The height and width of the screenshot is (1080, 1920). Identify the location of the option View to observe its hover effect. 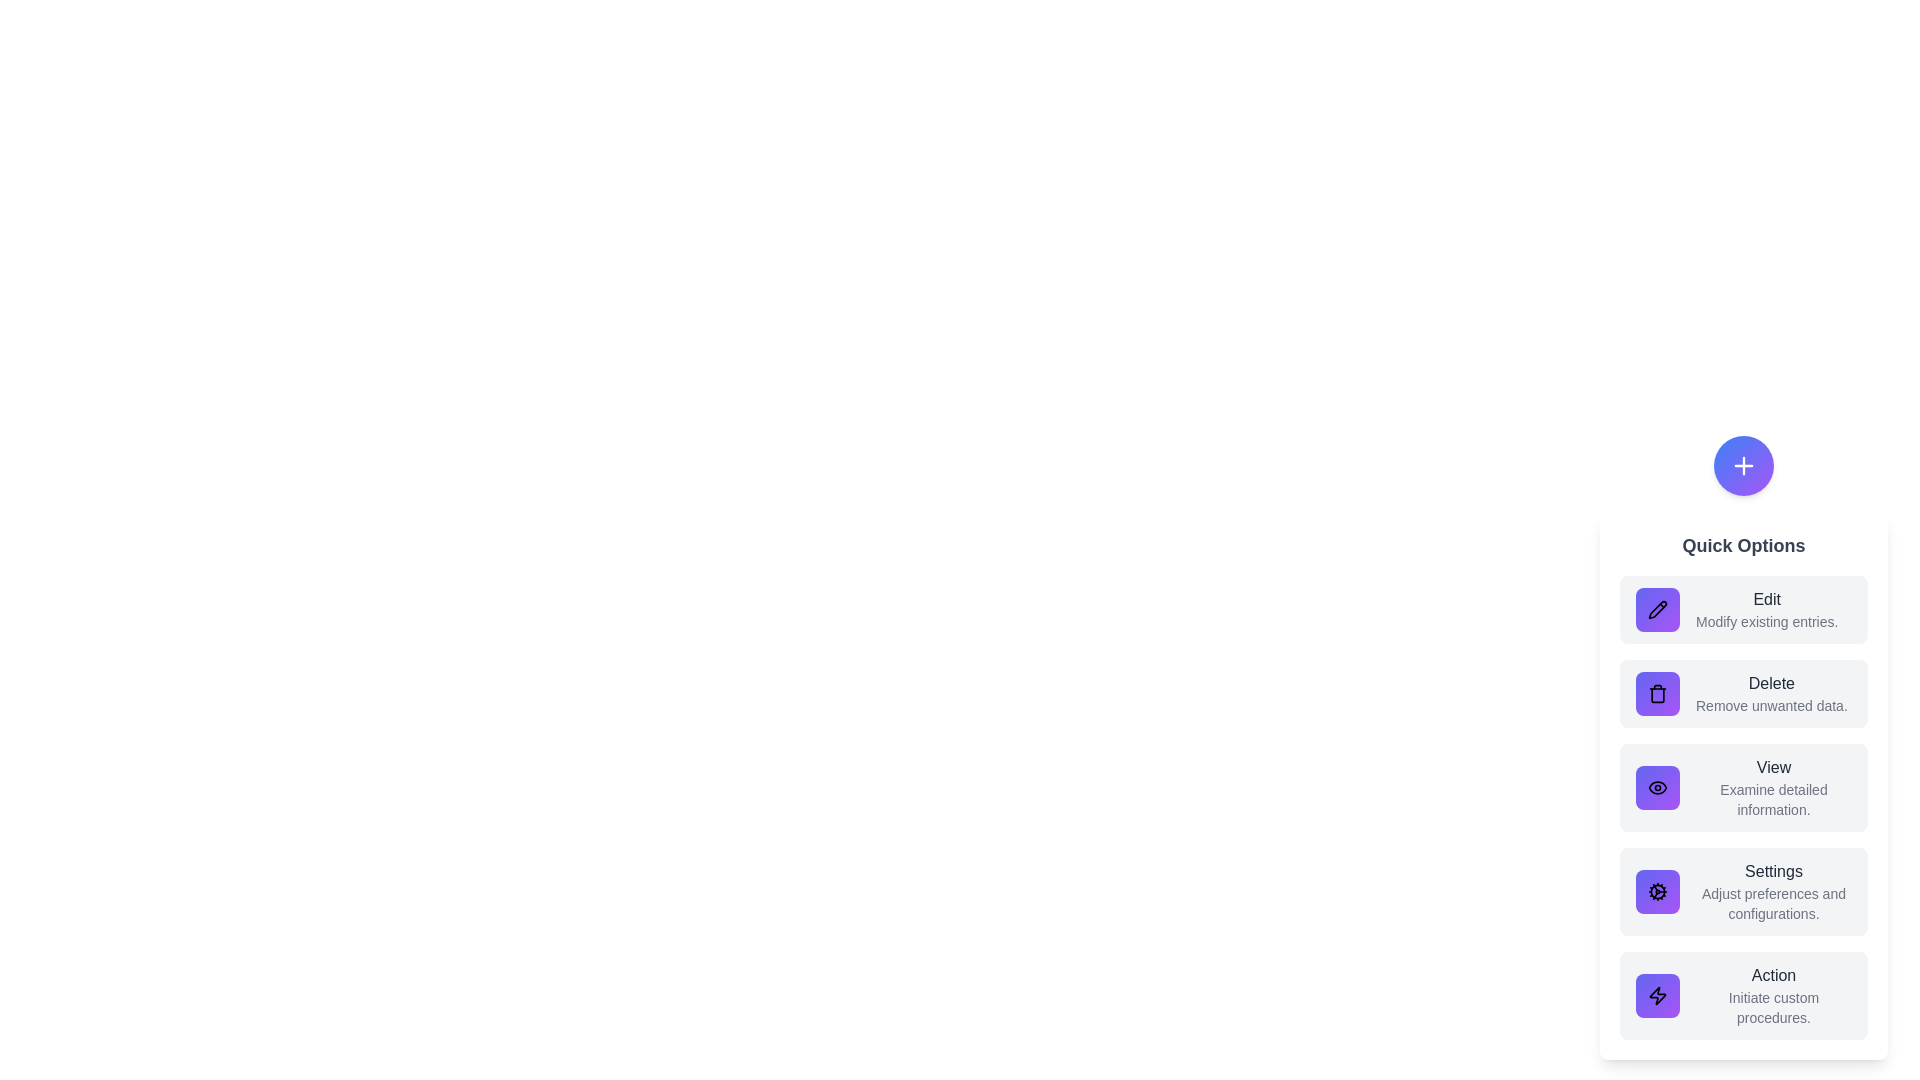
(1742, 786).